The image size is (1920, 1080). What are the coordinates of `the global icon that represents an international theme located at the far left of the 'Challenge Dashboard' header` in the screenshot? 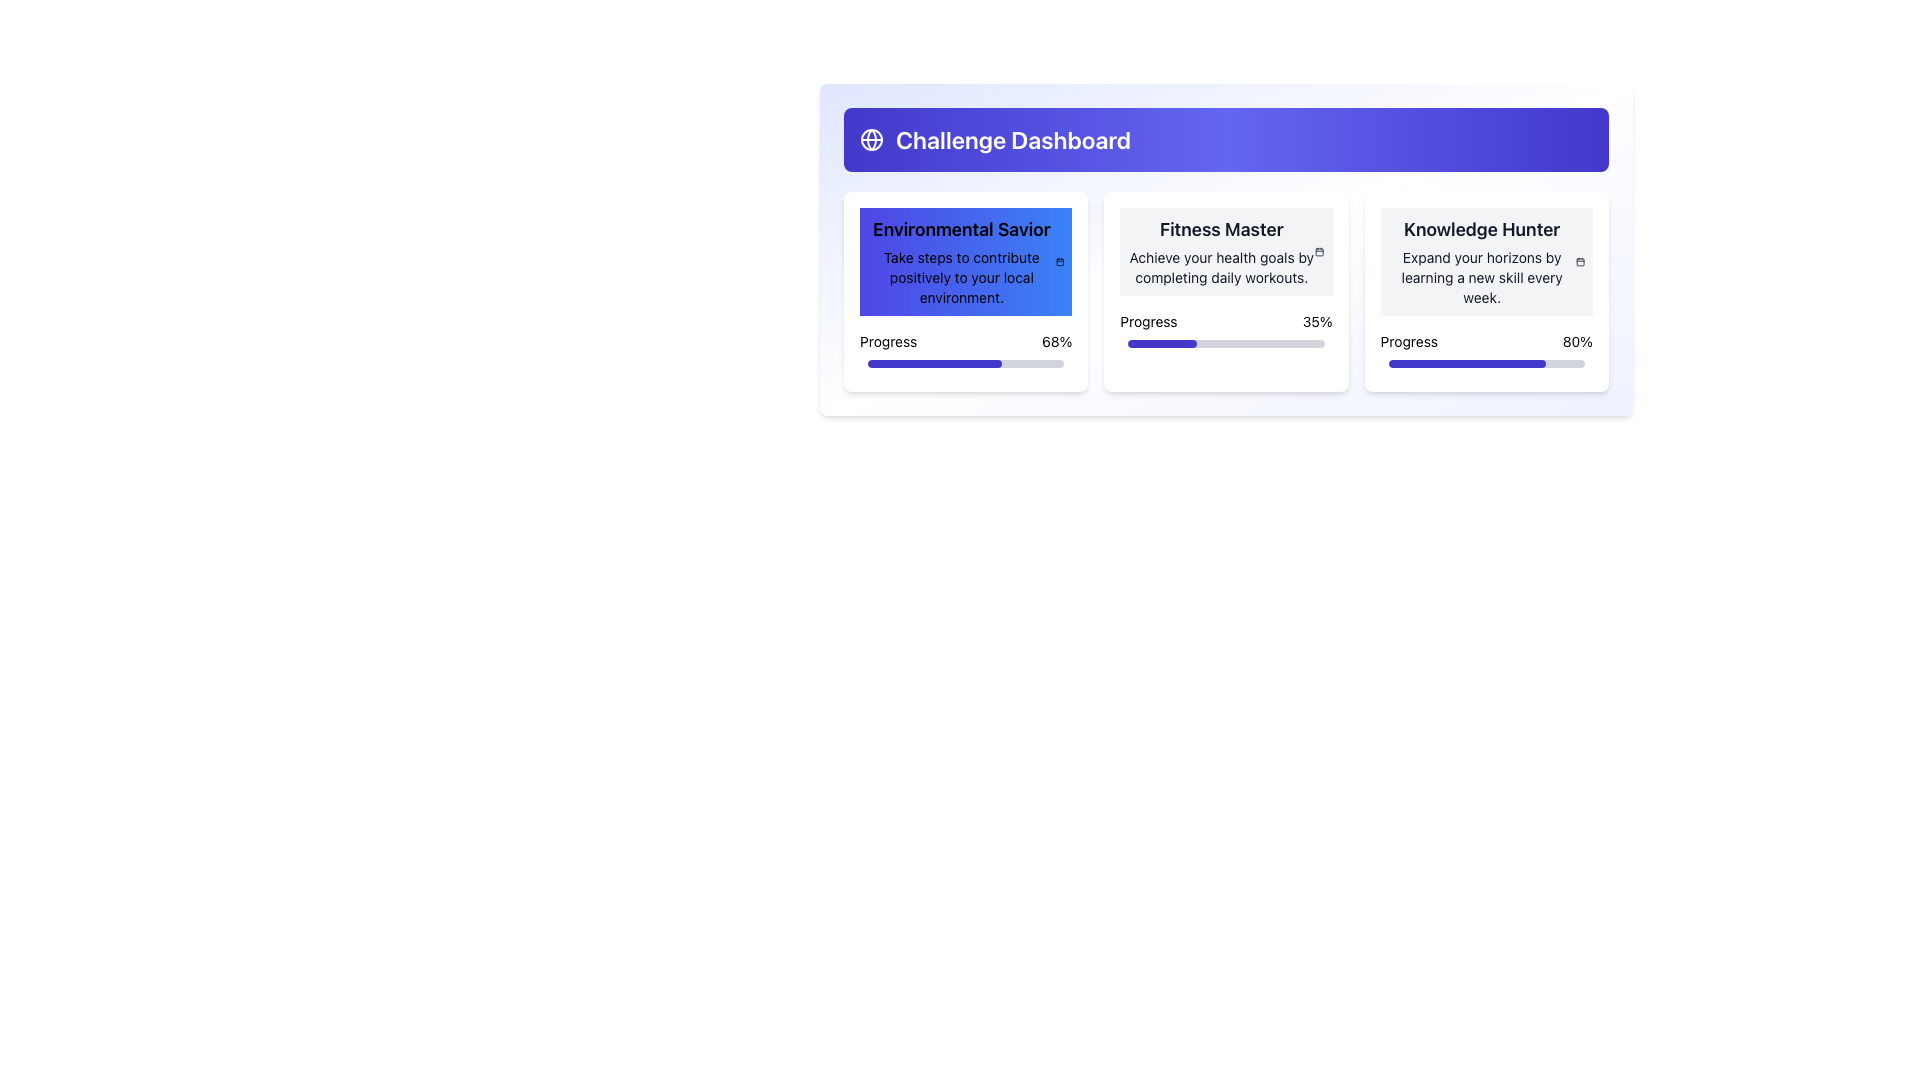 It's located at (872, 138).